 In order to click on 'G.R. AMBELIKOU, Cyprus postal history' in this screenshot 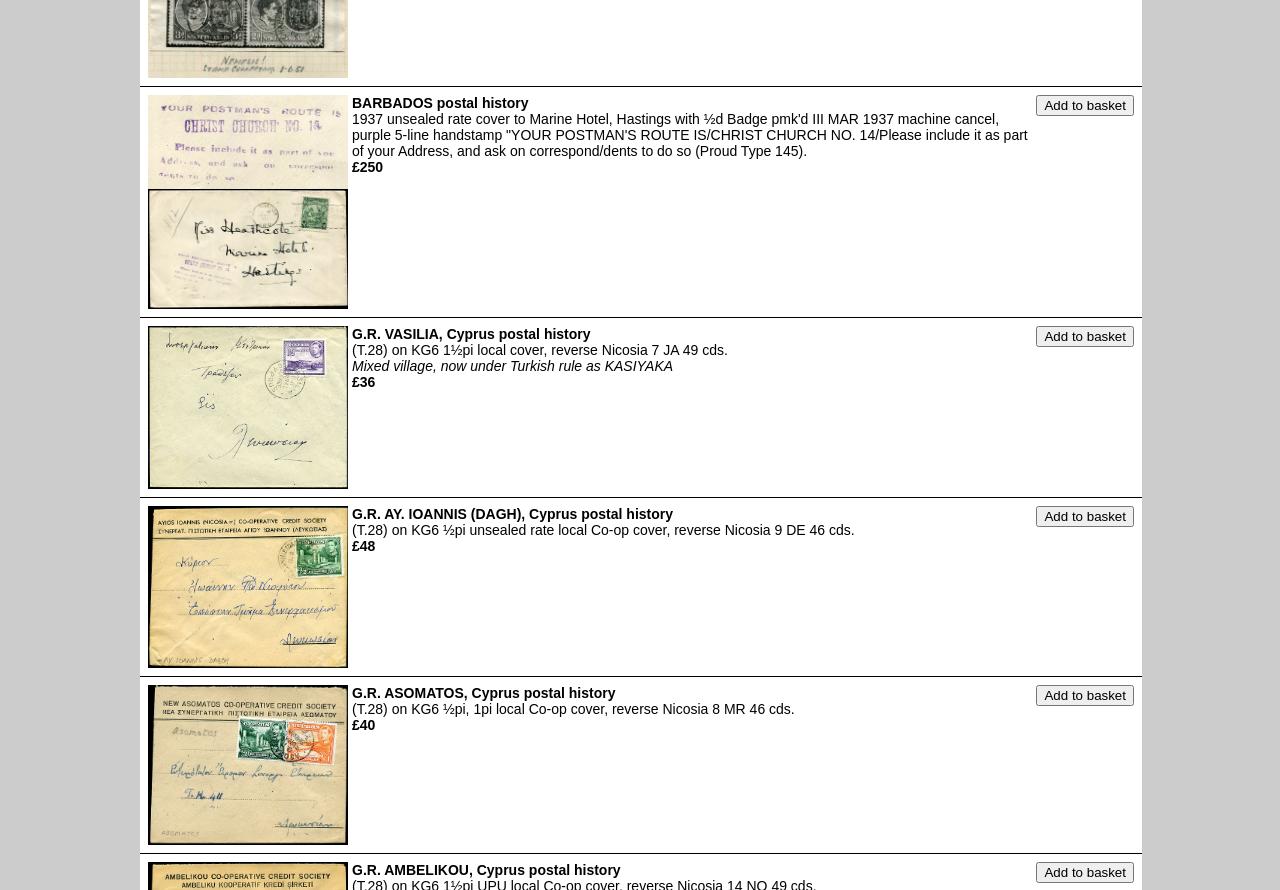, I will do `click(486, 867)`.